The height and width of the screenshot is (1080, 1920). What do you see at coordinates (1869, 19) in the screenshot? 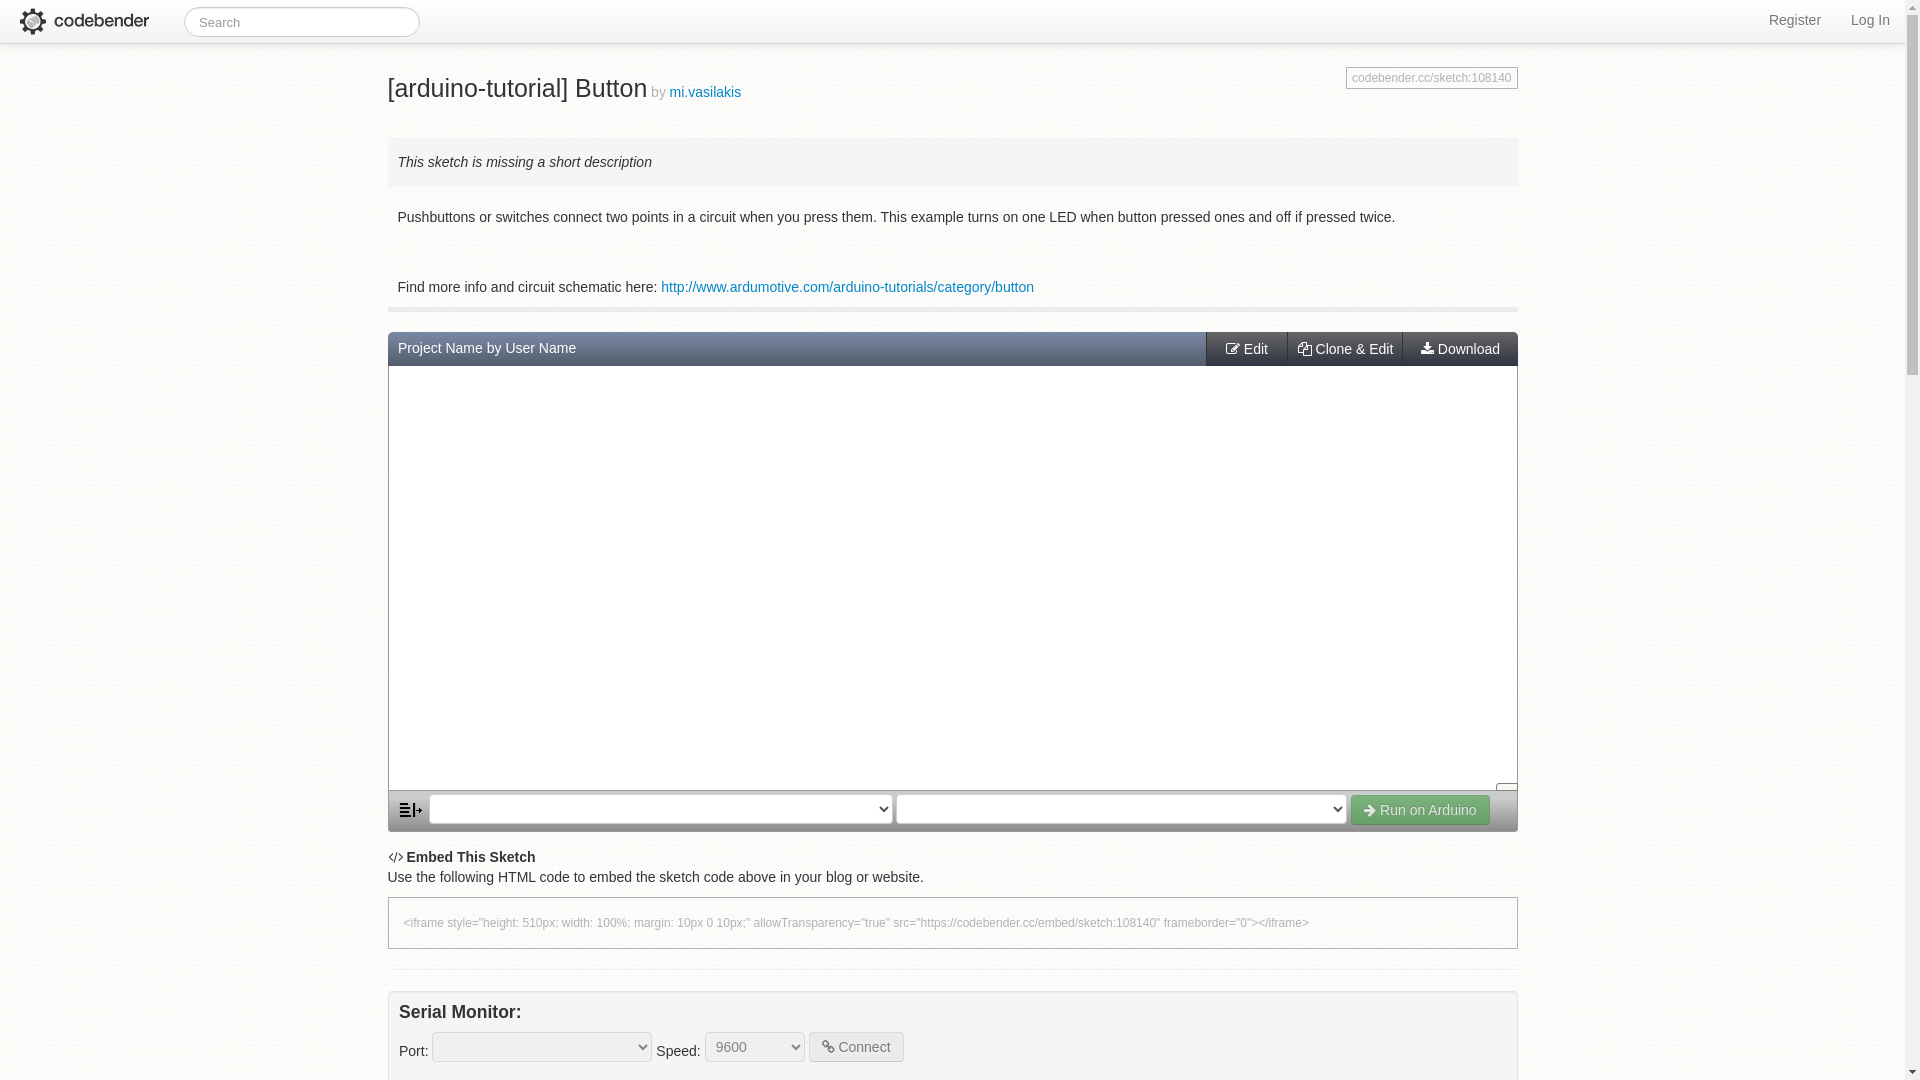
I see `'Log In'` at bounding box center [1869, 19].